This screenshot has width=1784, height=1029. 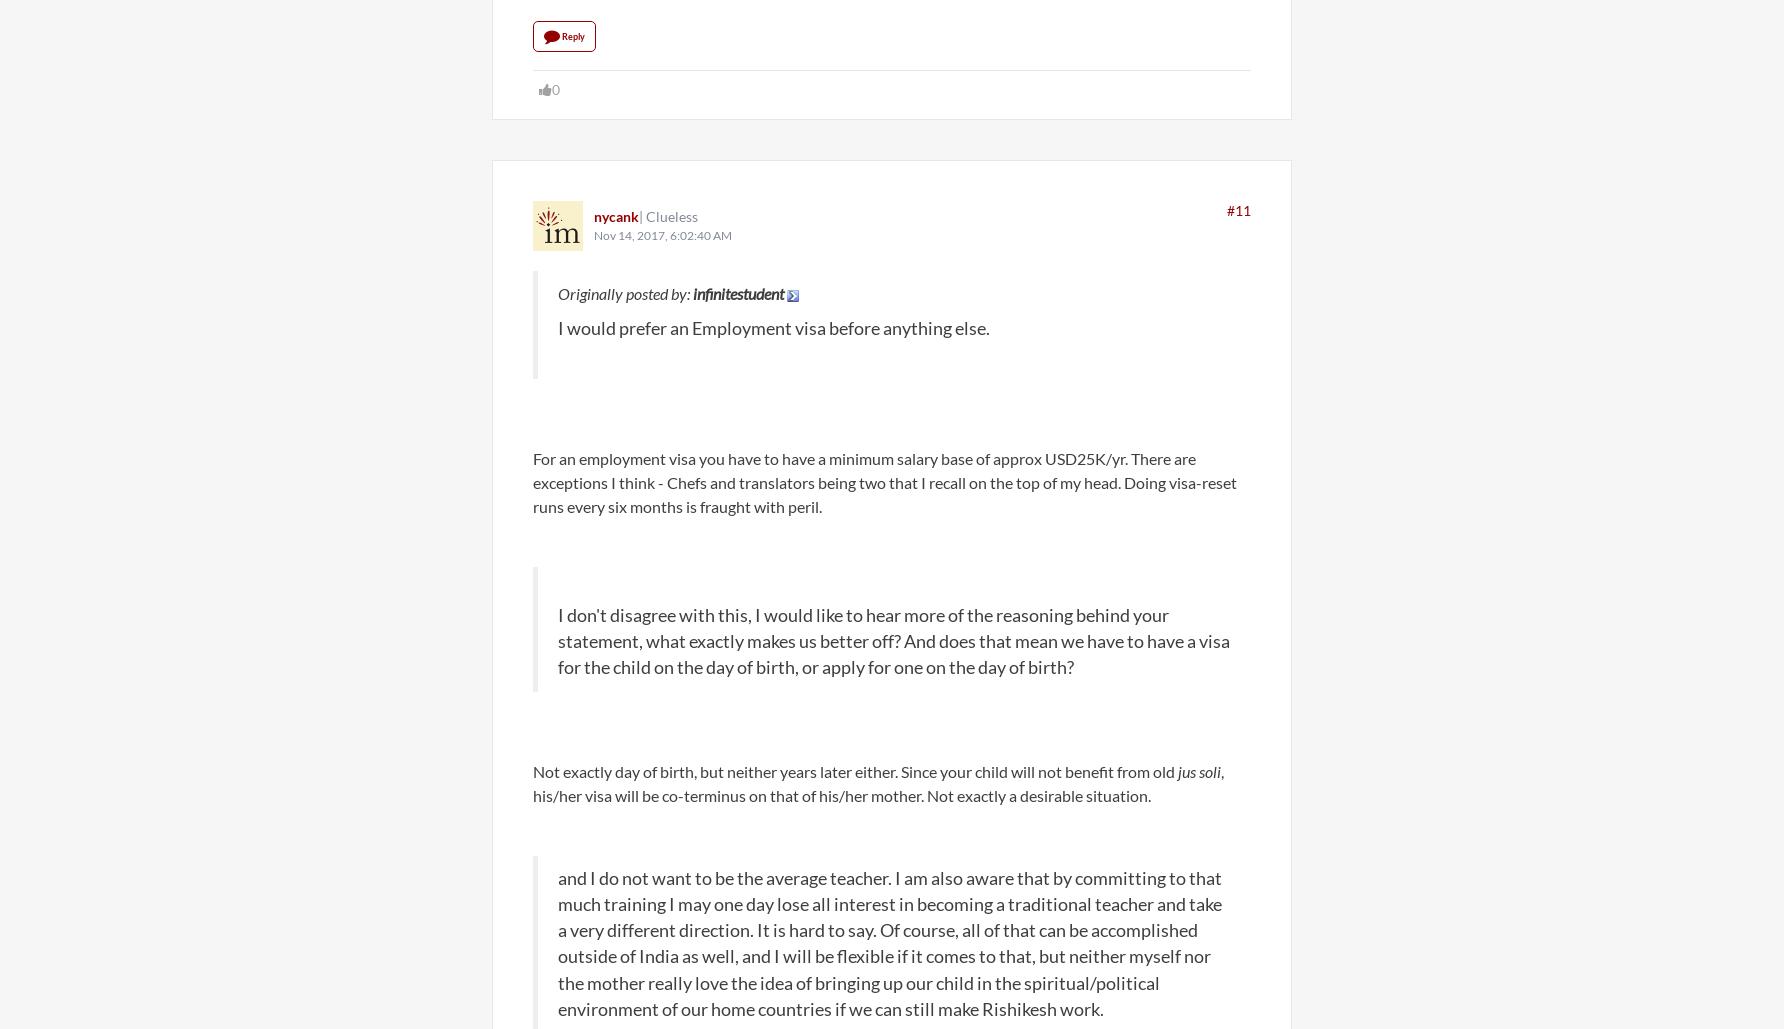 I want to click on 'I don't disagree with this, I would like to hear more of the reasoning behind your statement, what exactly makes us better off? And does that mean we have to have a visa for the child on the day of birth, or apply for one on the day of birth?', so click(x=893, y=640).